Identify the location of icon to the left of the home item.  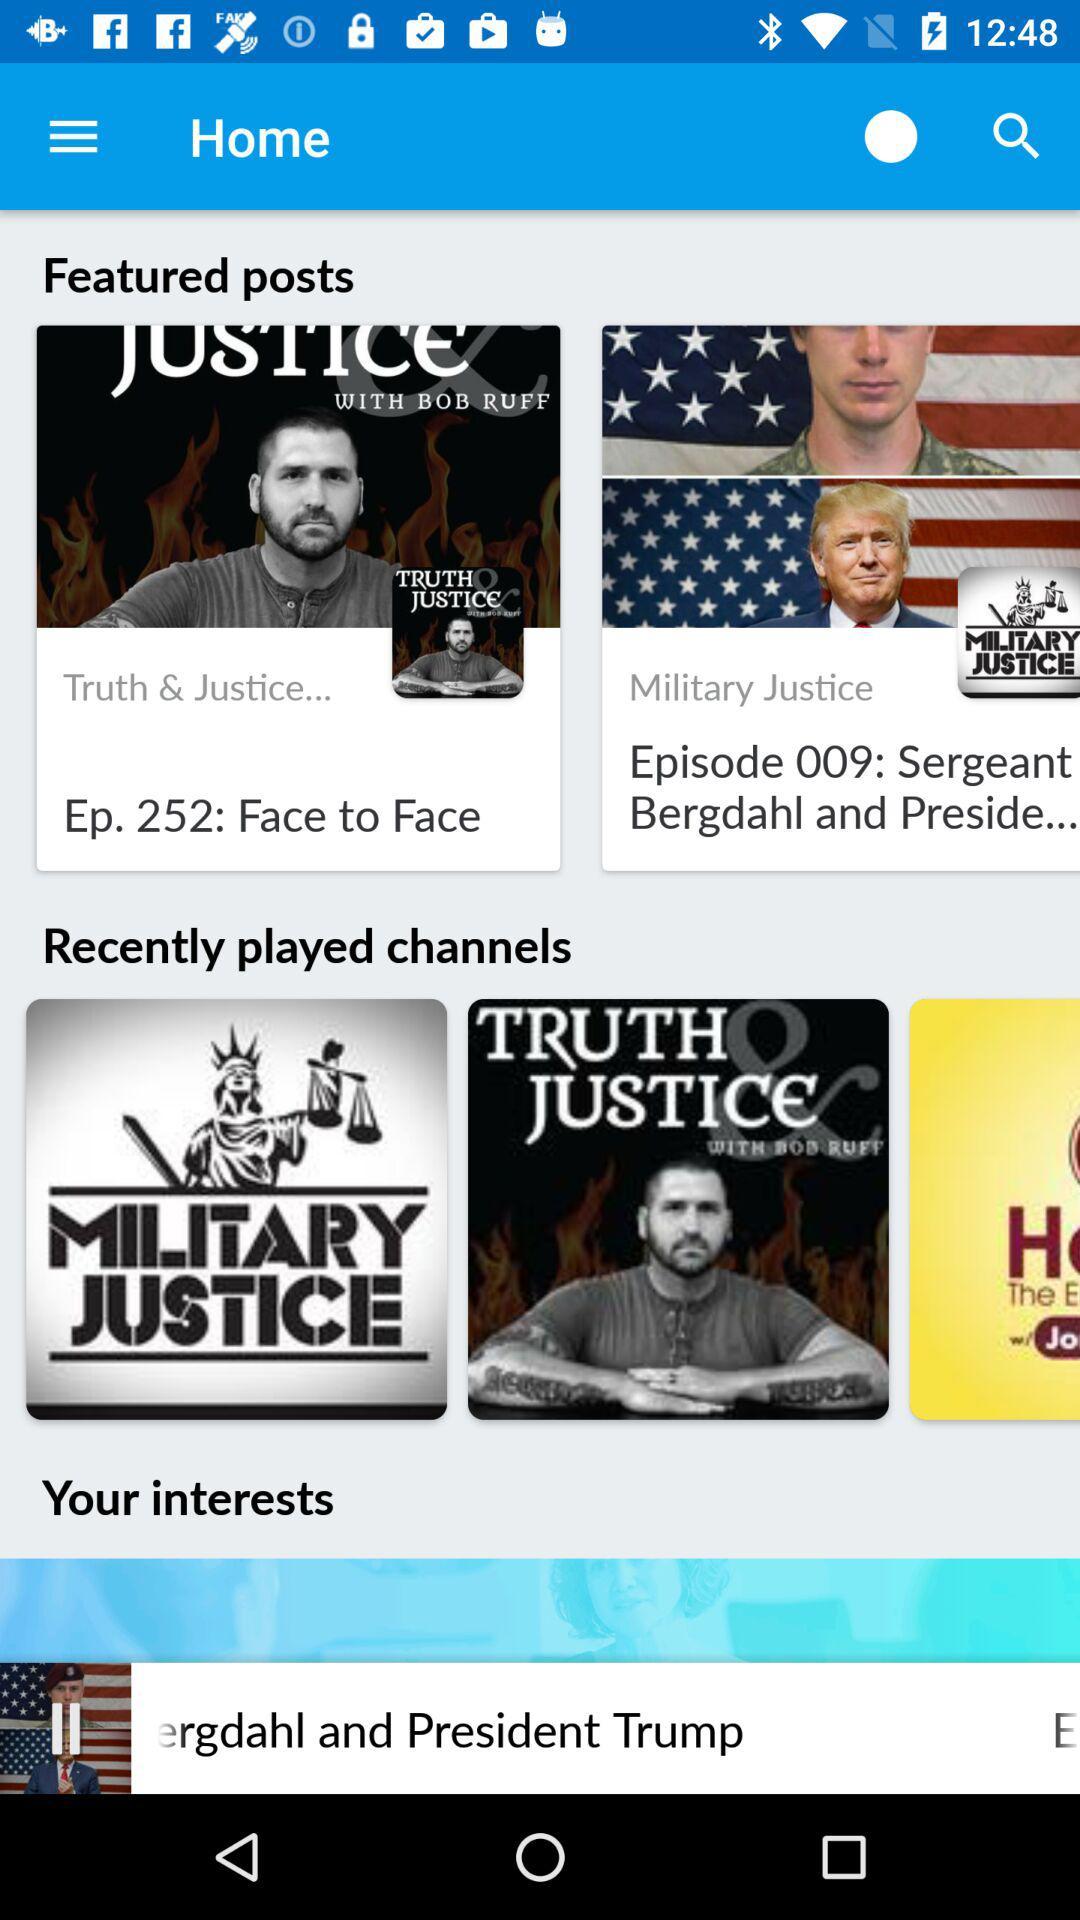
(72, 135).